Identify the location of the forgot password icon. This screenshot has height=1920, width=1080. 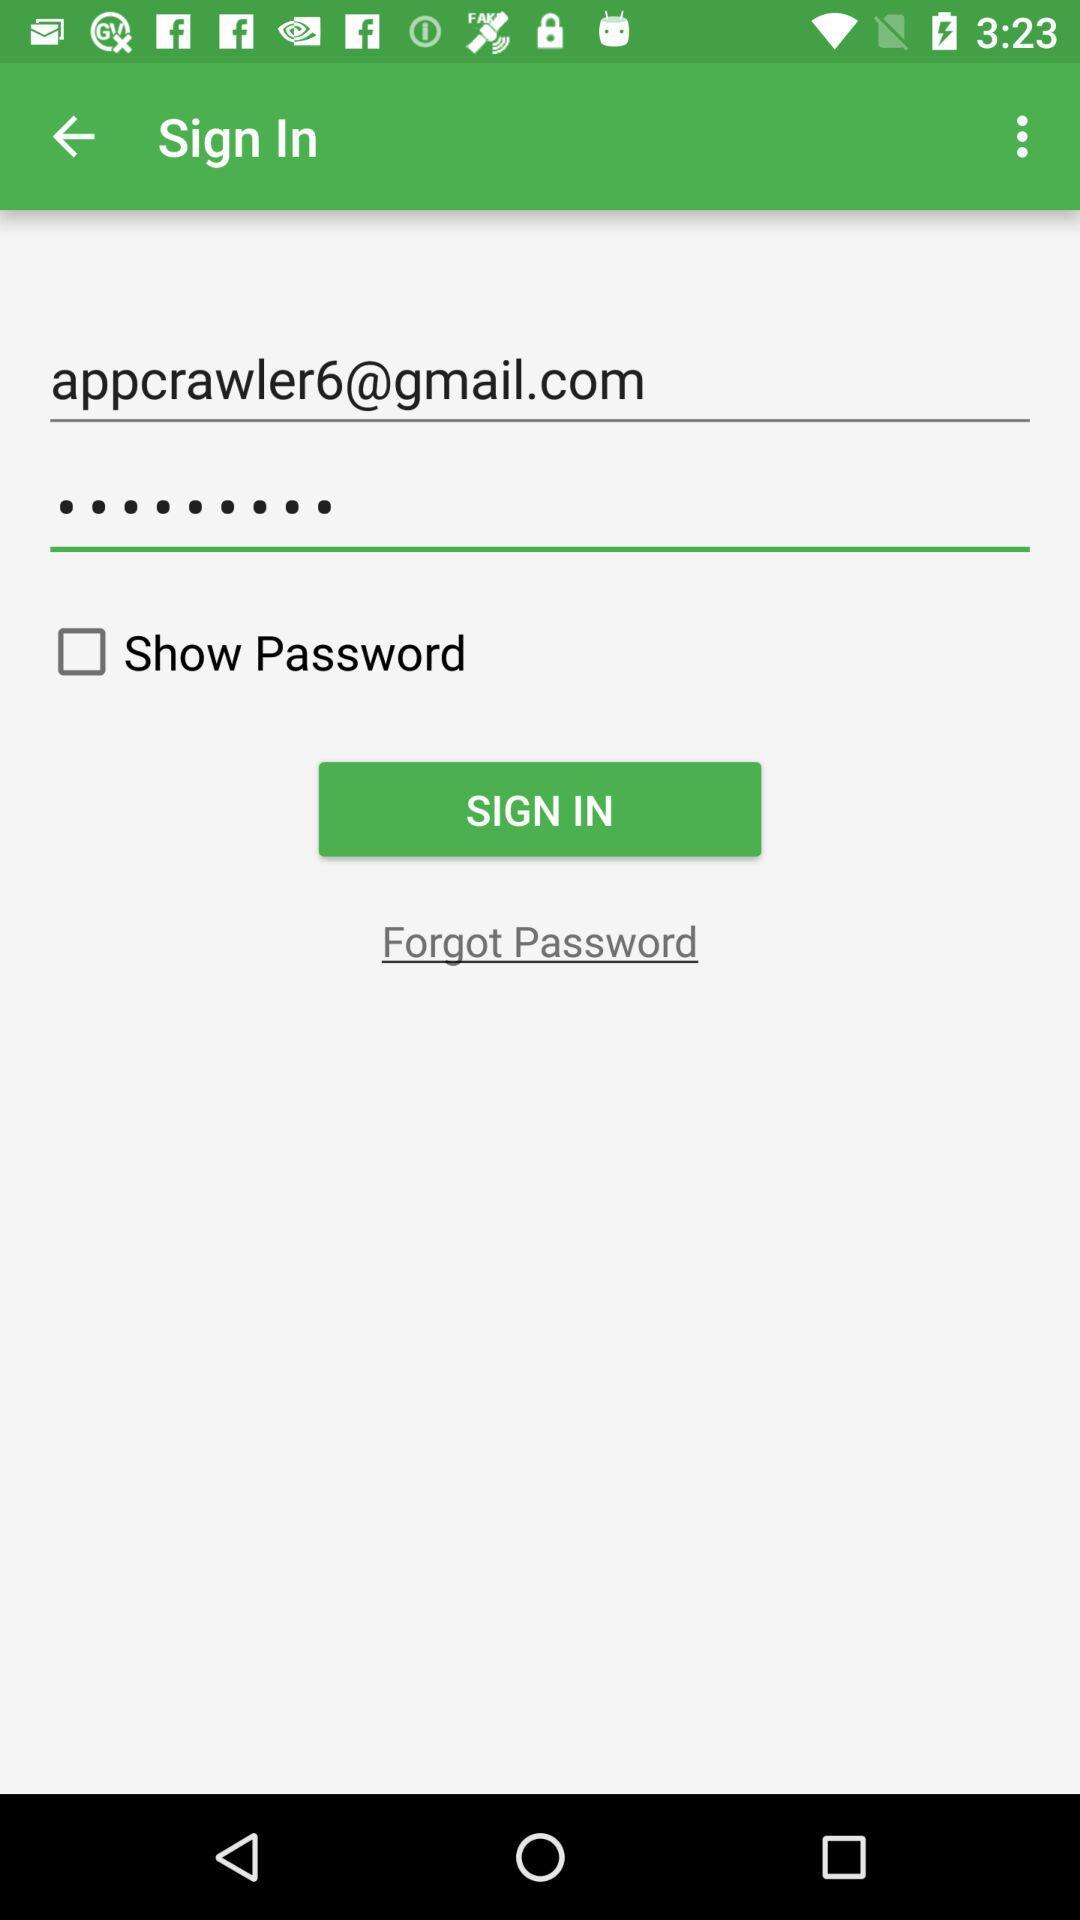
(540, 939).